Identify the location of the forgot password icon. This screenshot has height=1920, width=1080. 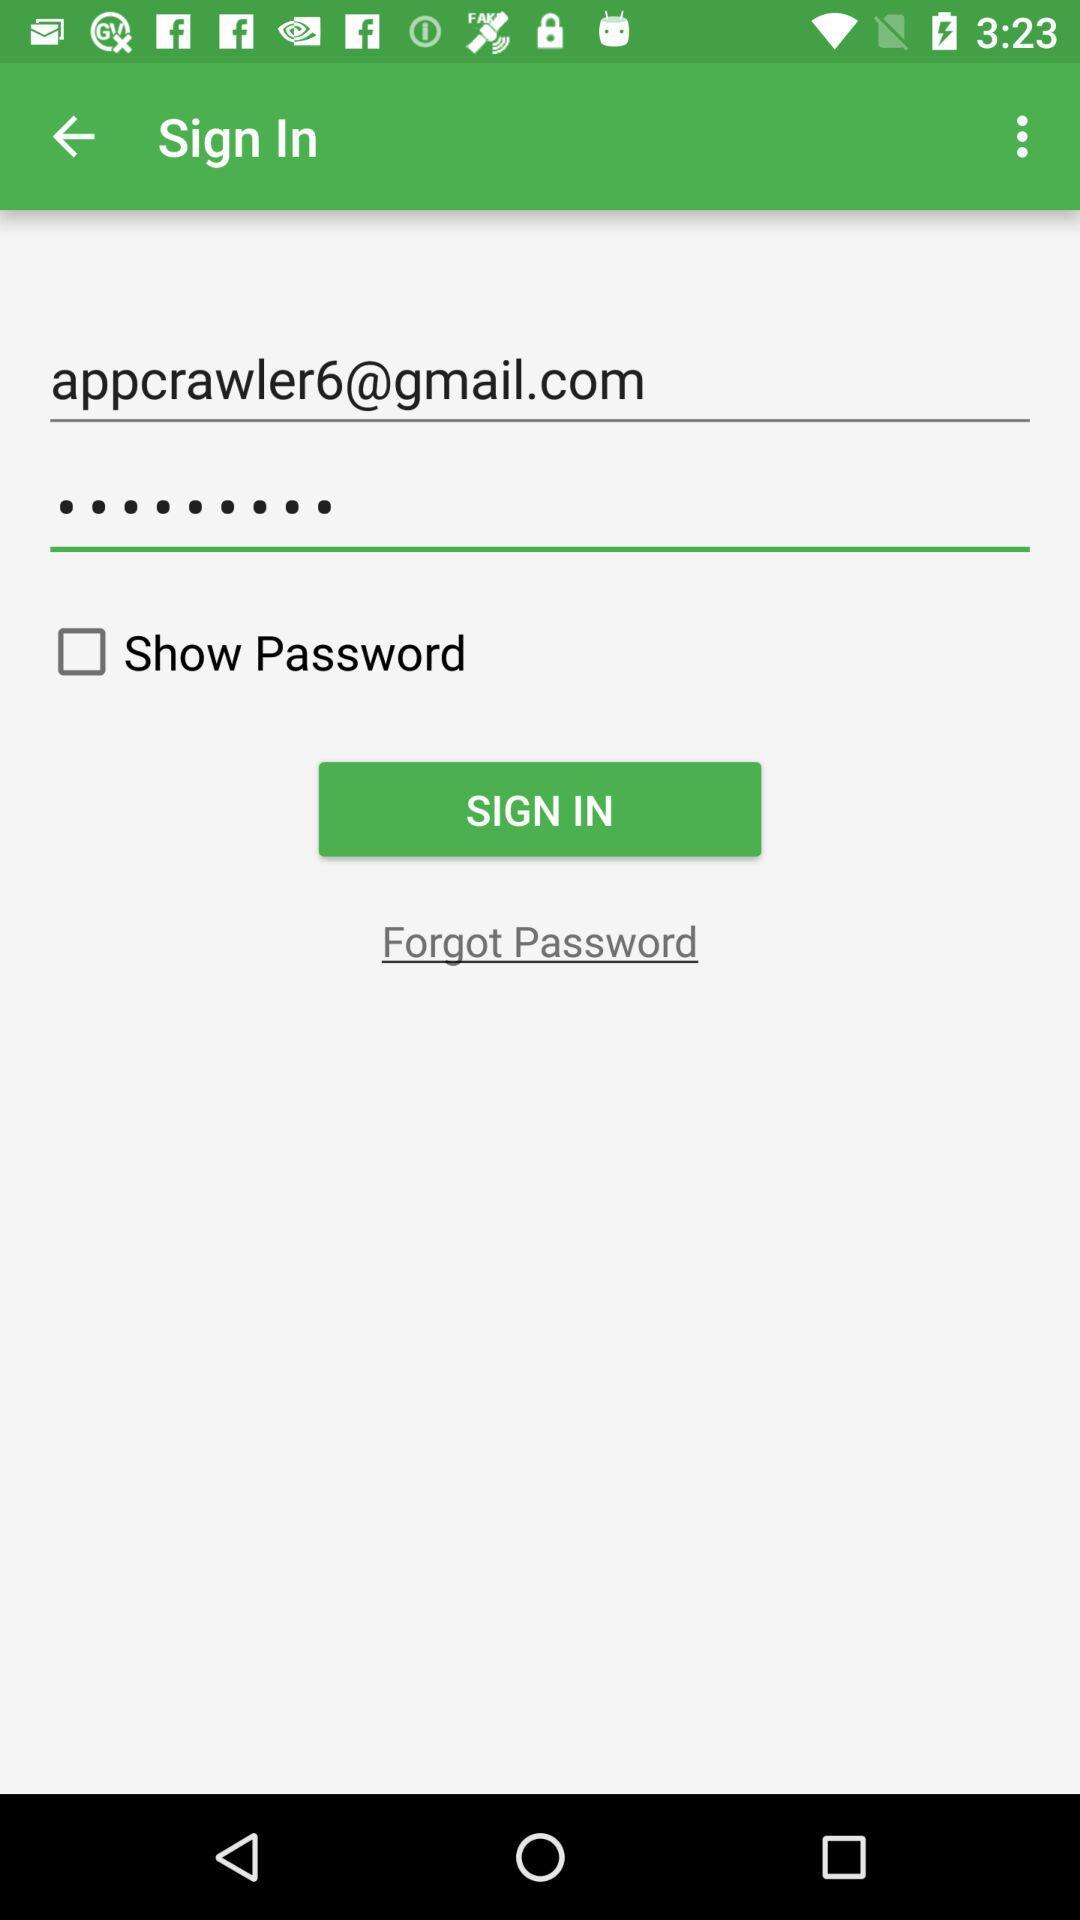
(540, 939).